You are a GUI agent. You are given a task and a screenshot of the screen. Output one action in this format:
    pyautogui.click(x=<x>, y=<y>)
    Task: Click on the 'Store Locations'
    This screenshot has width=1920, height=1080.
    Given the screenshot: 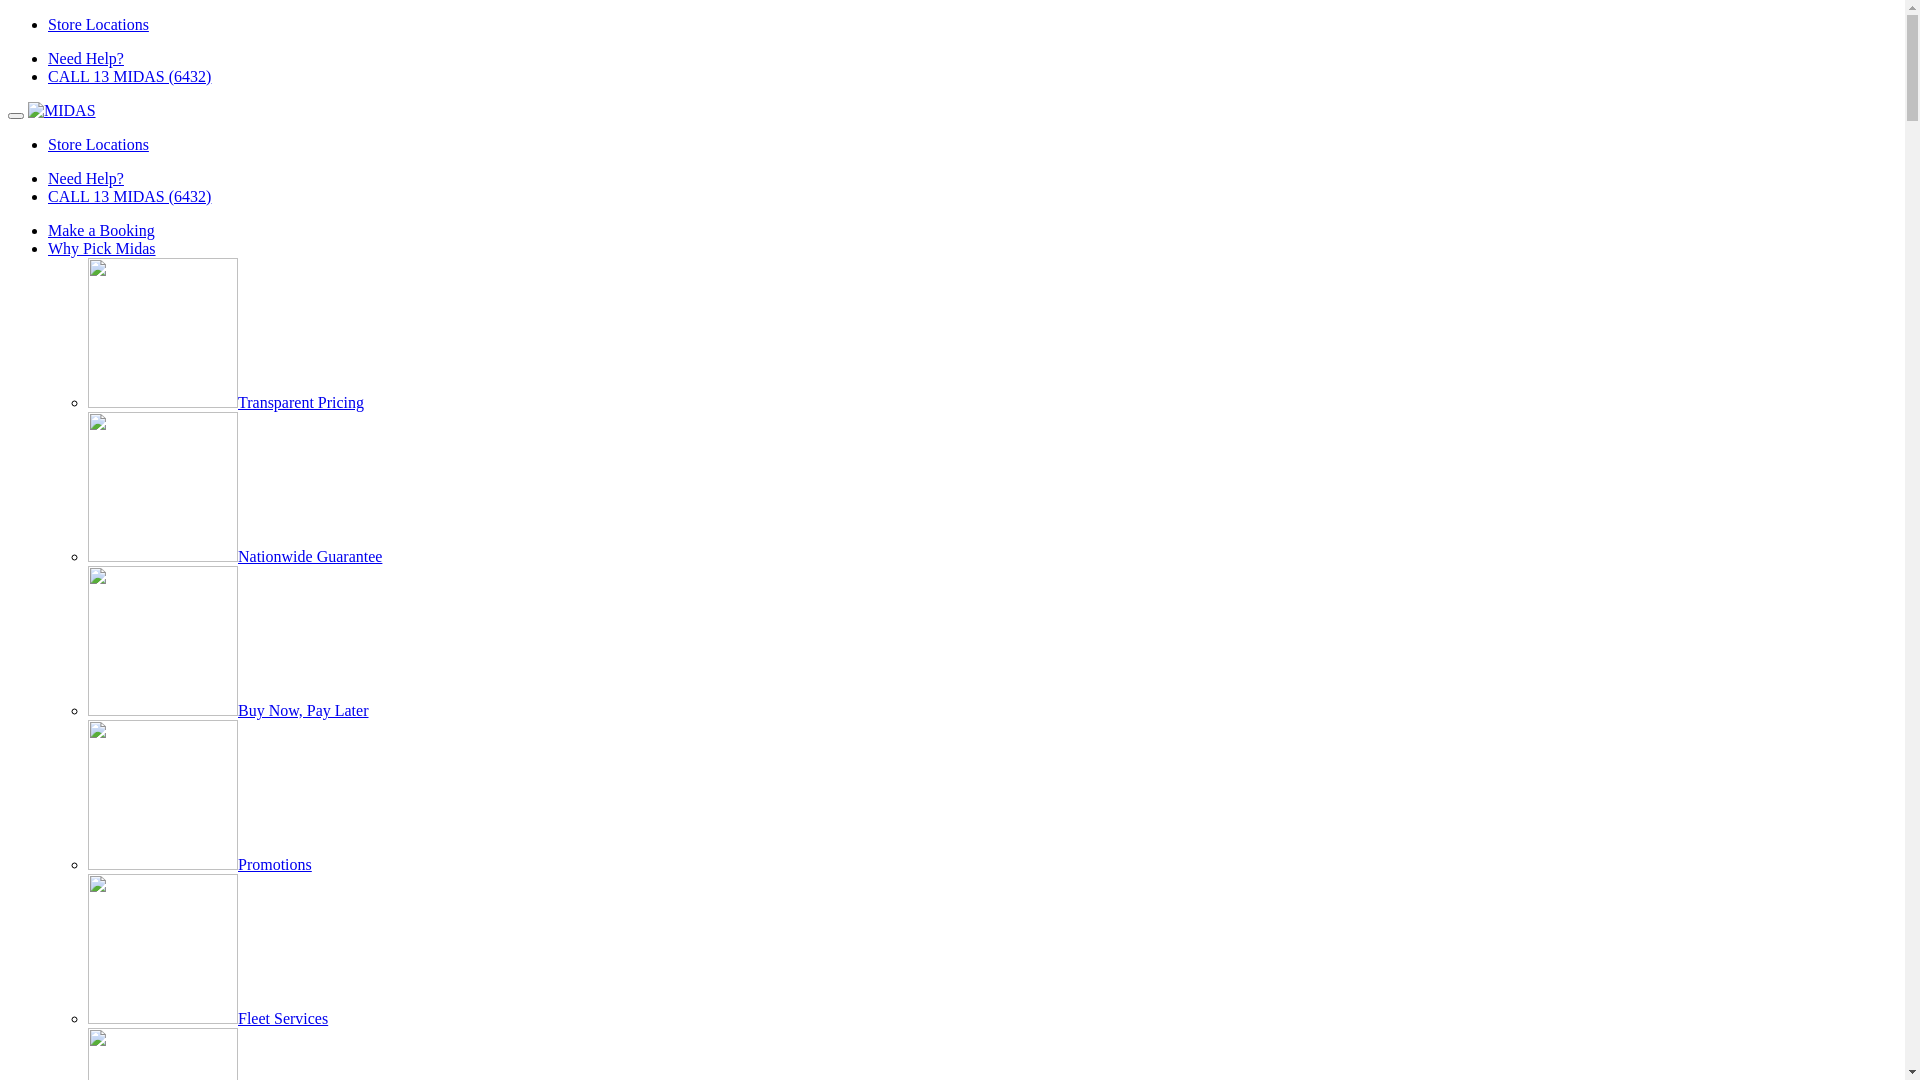 What is the action you would take?
    pyautogui.click(x=97, y=24)
    